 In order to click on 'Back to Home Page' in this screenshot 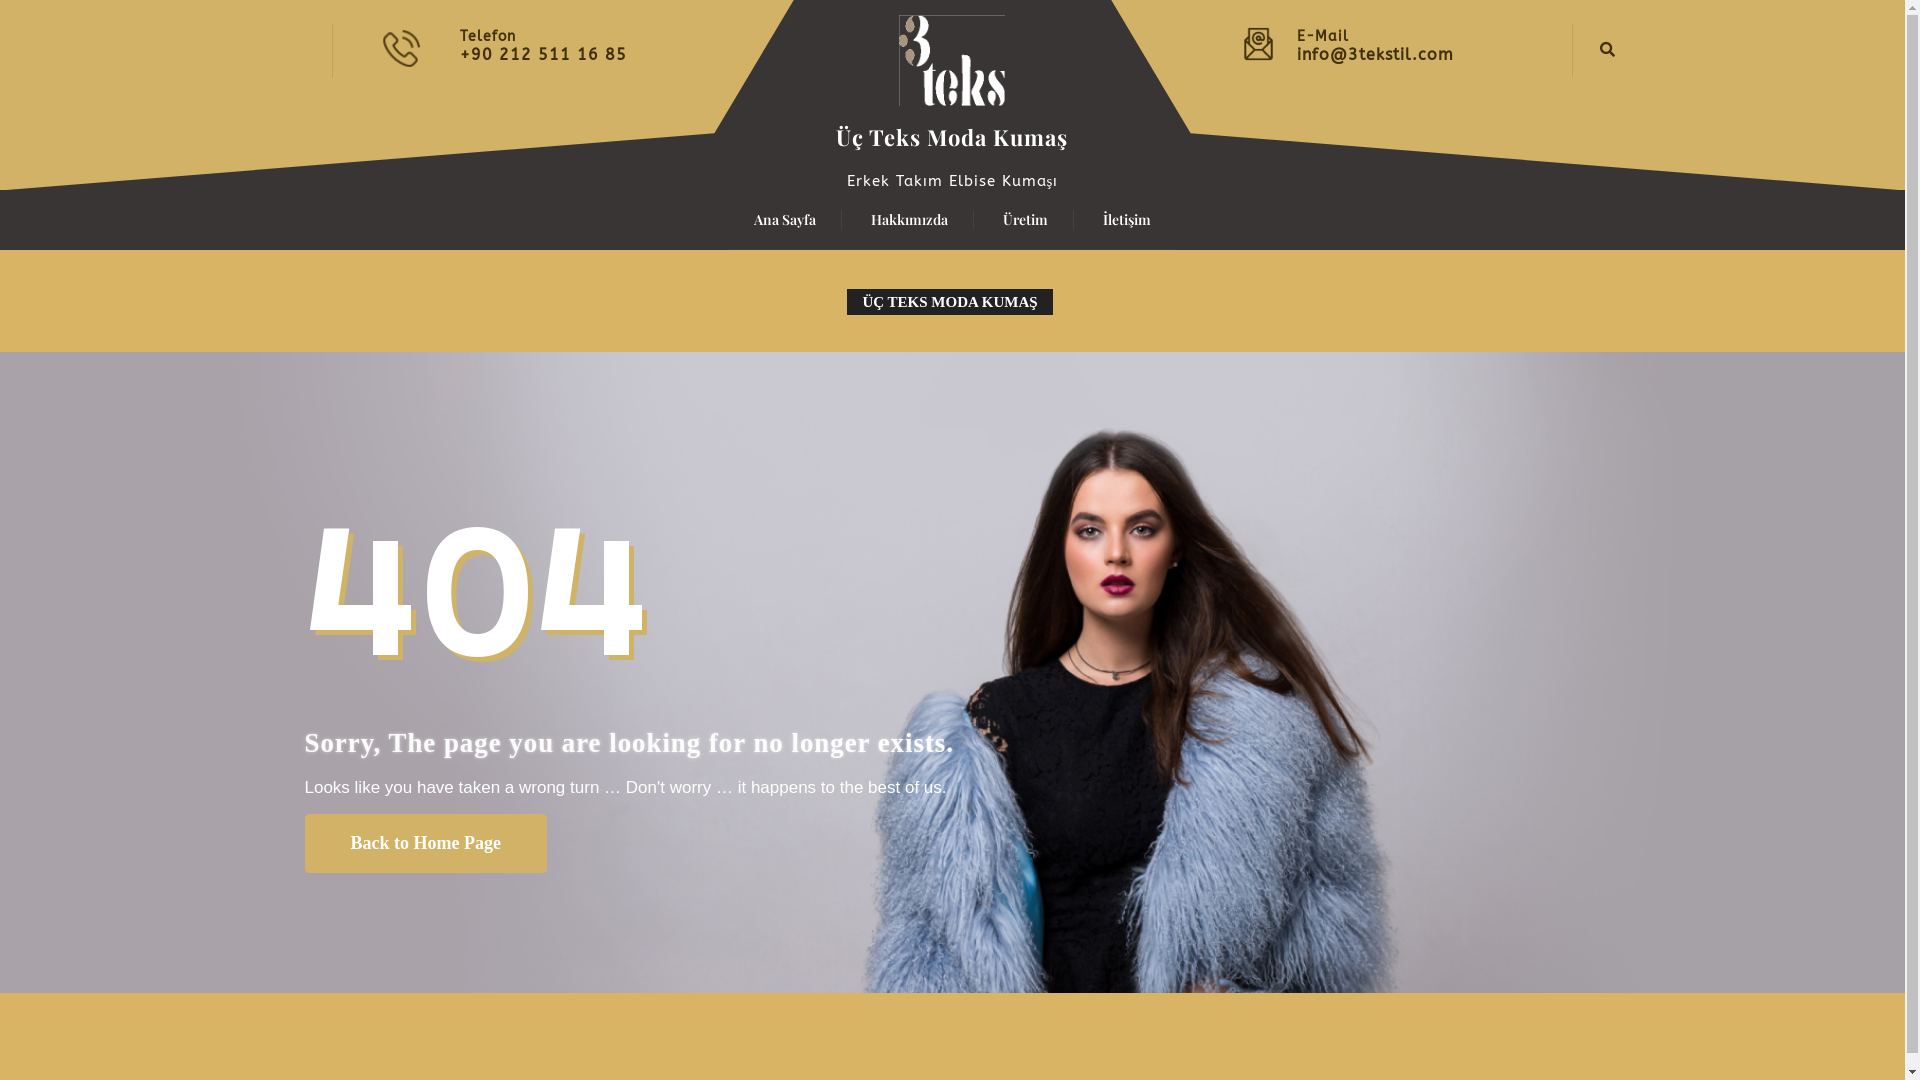, I will do `click(302, 843)`.